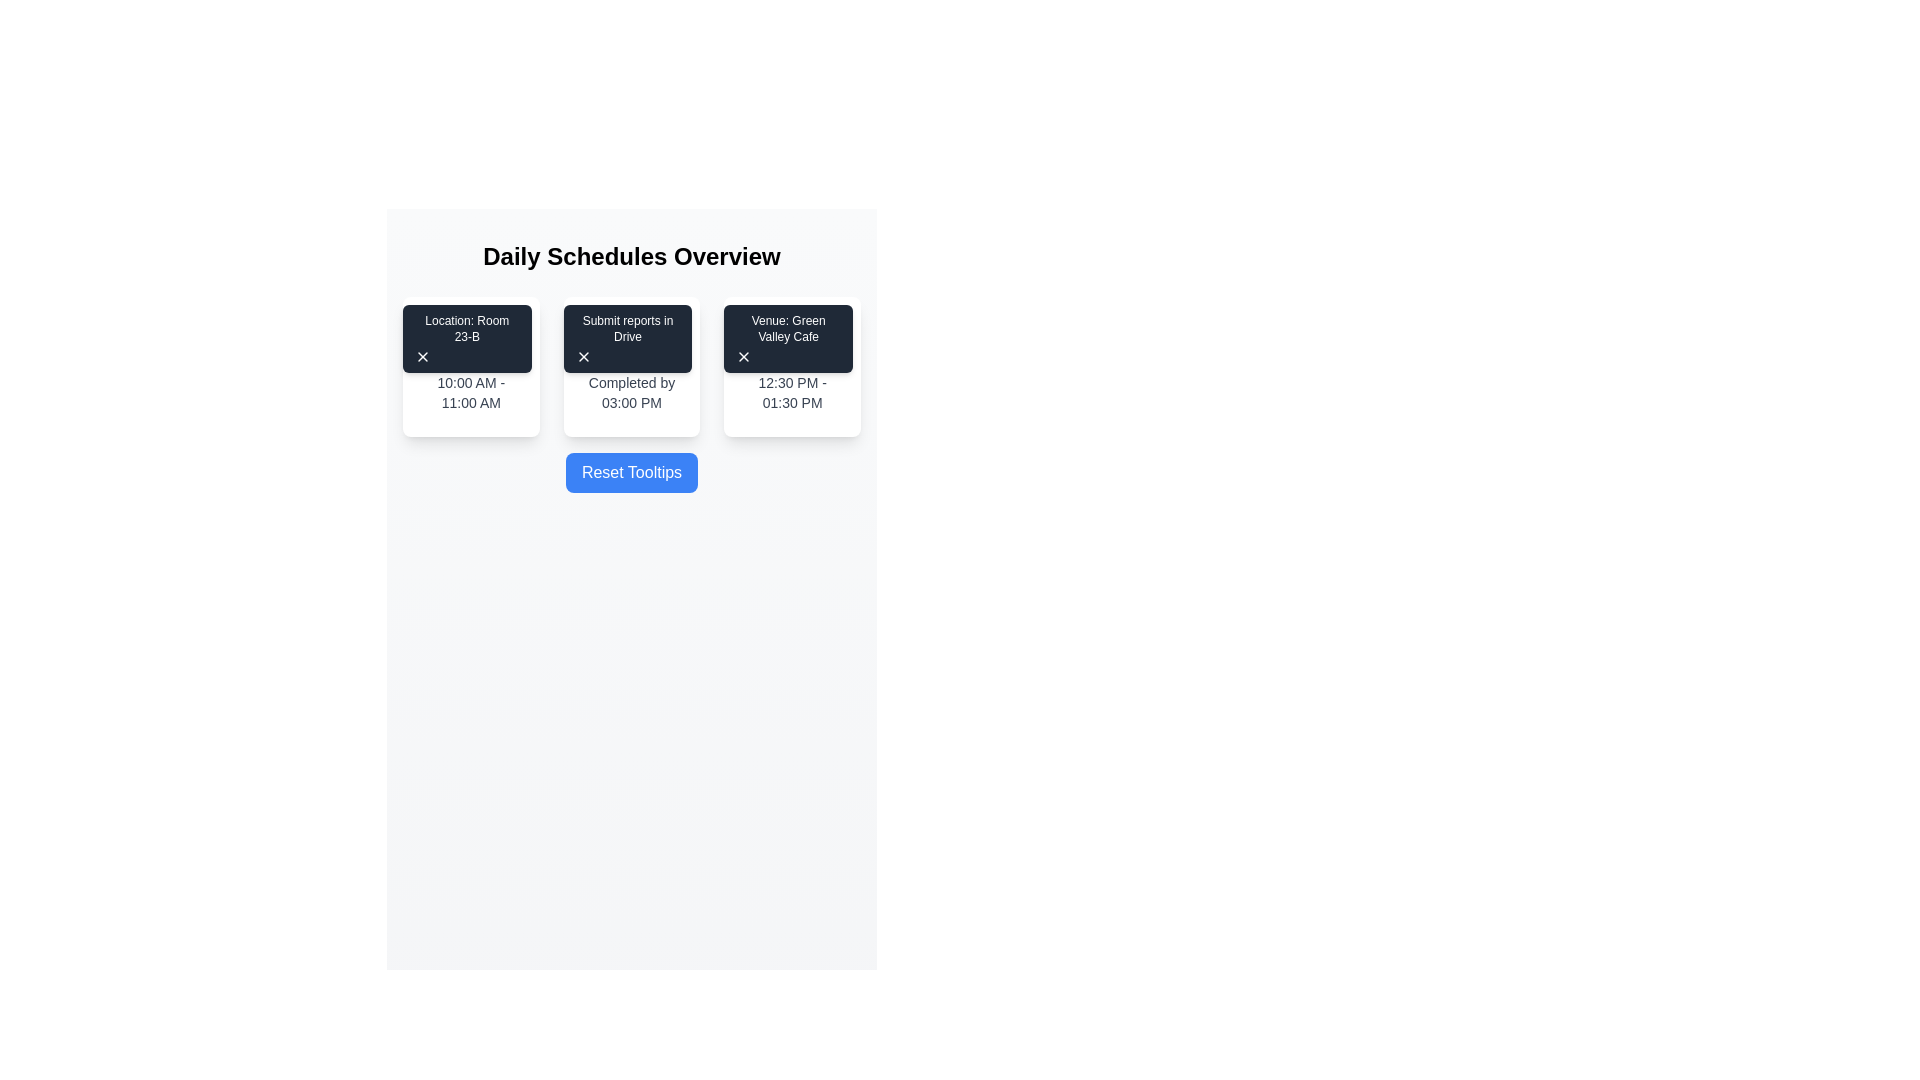  What do you see at coordinates (627, 338) in the screenshot?
I see `the informational card titled 'Project Deadline' containing the button 'Submit reports in Drive'` at bounding box center [627, 338].